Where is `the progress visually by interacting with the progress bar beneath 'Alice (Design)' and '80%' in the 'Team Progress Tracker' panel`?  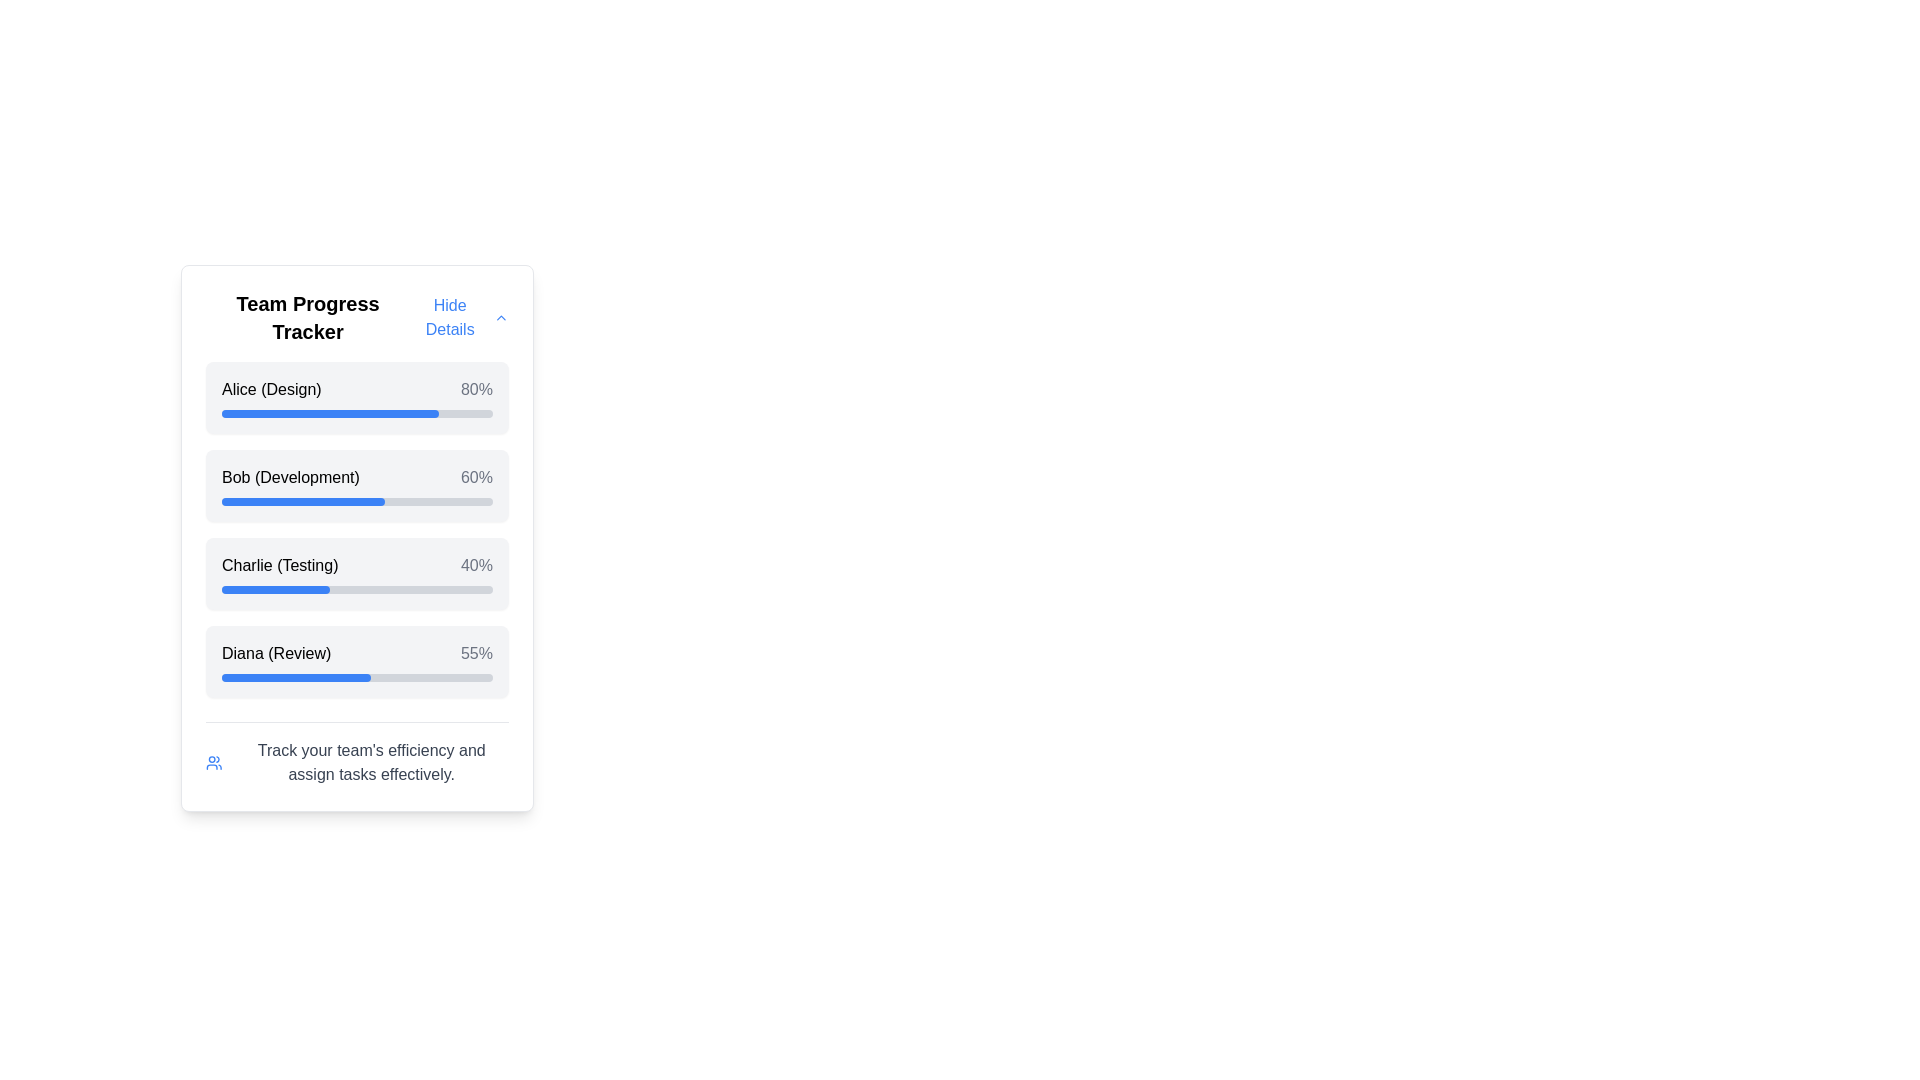
the progress visually by interacting with the progress bar beneath 'Alice (Design)' and '80%' in the 'Team Progress Tracker' panel is located at coordinates (357, 412).